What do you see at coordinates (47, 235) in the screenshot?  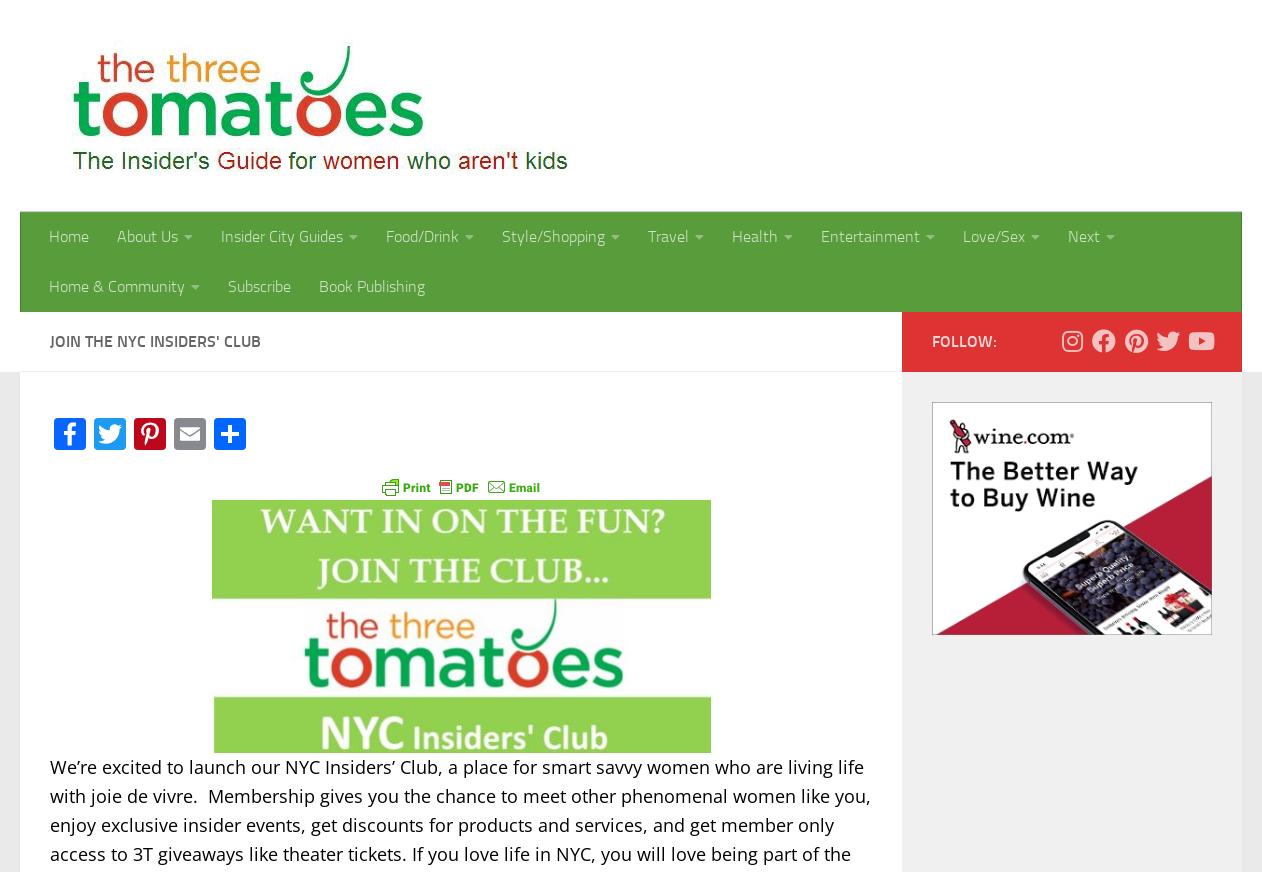 I see `'Home'` at bounding box center [47, 235].